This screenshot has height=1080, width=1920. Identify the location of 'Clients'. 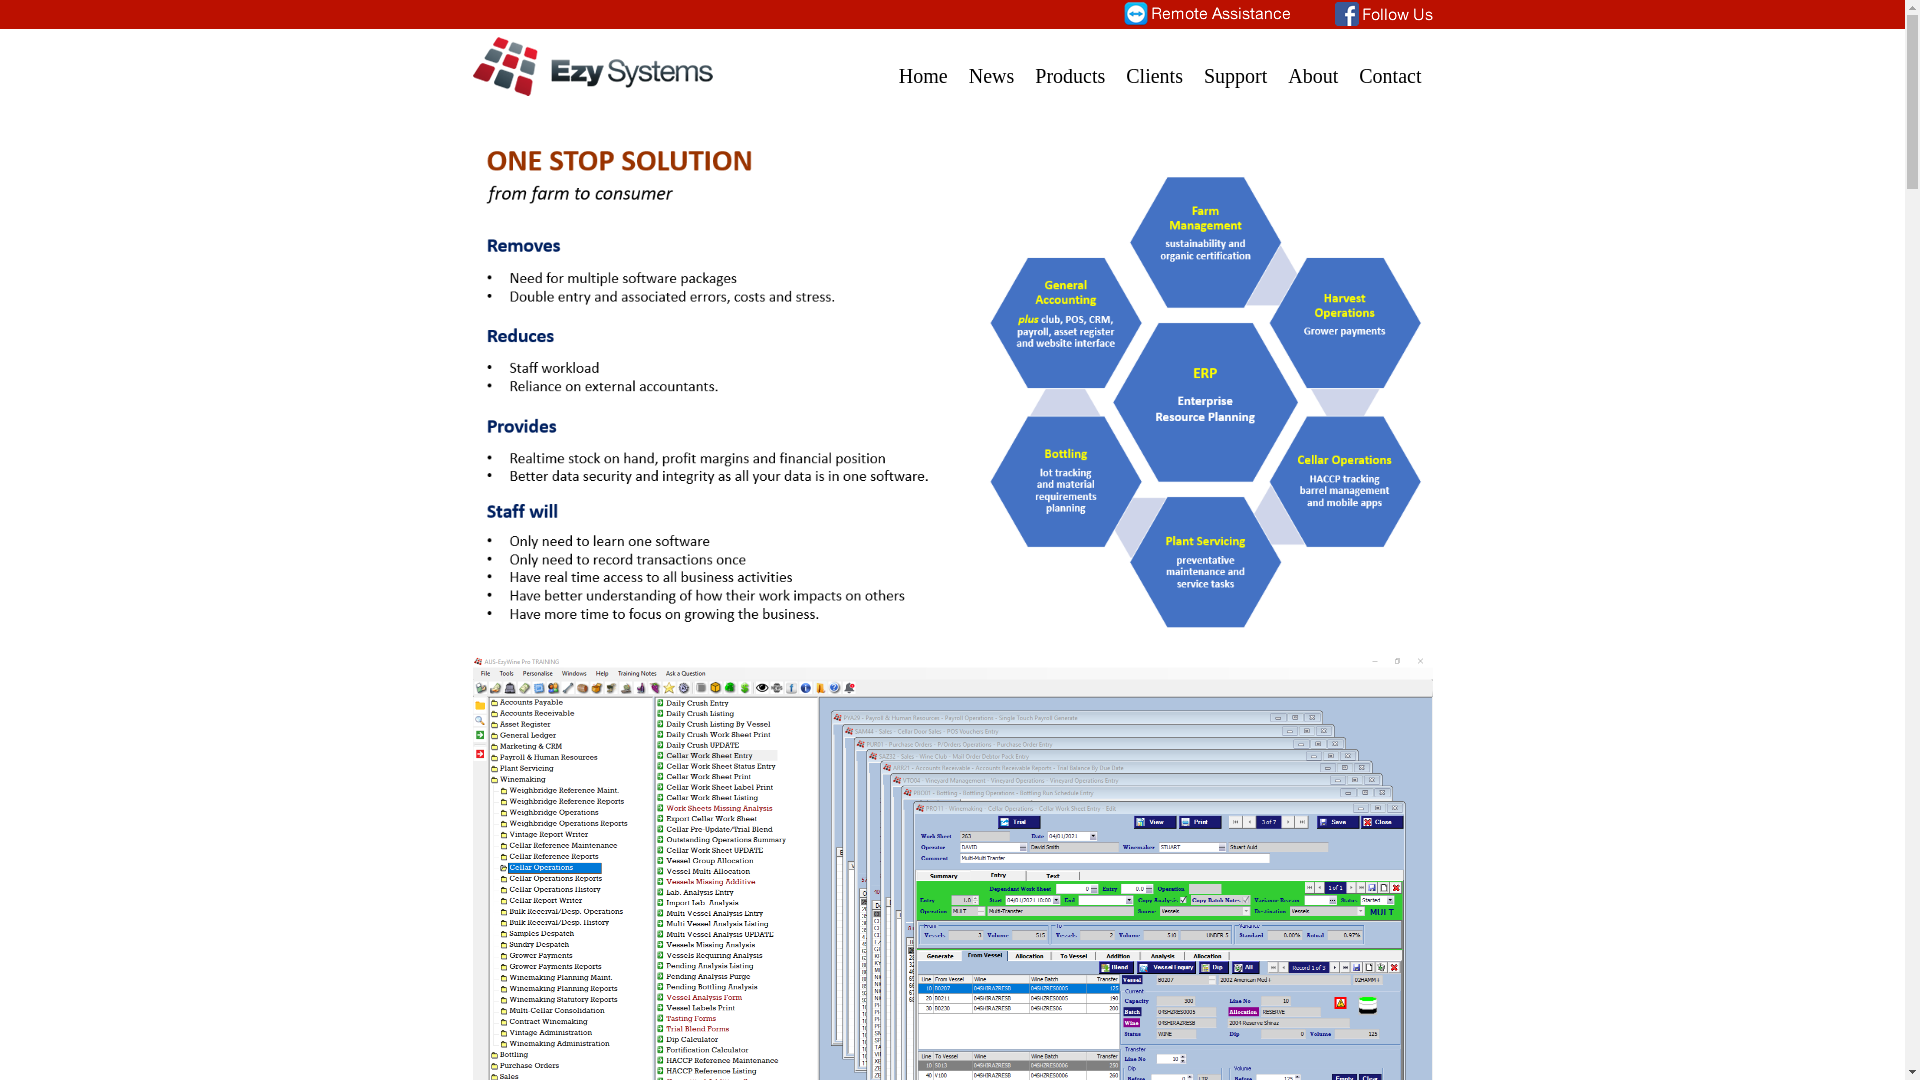
(1154, 63).